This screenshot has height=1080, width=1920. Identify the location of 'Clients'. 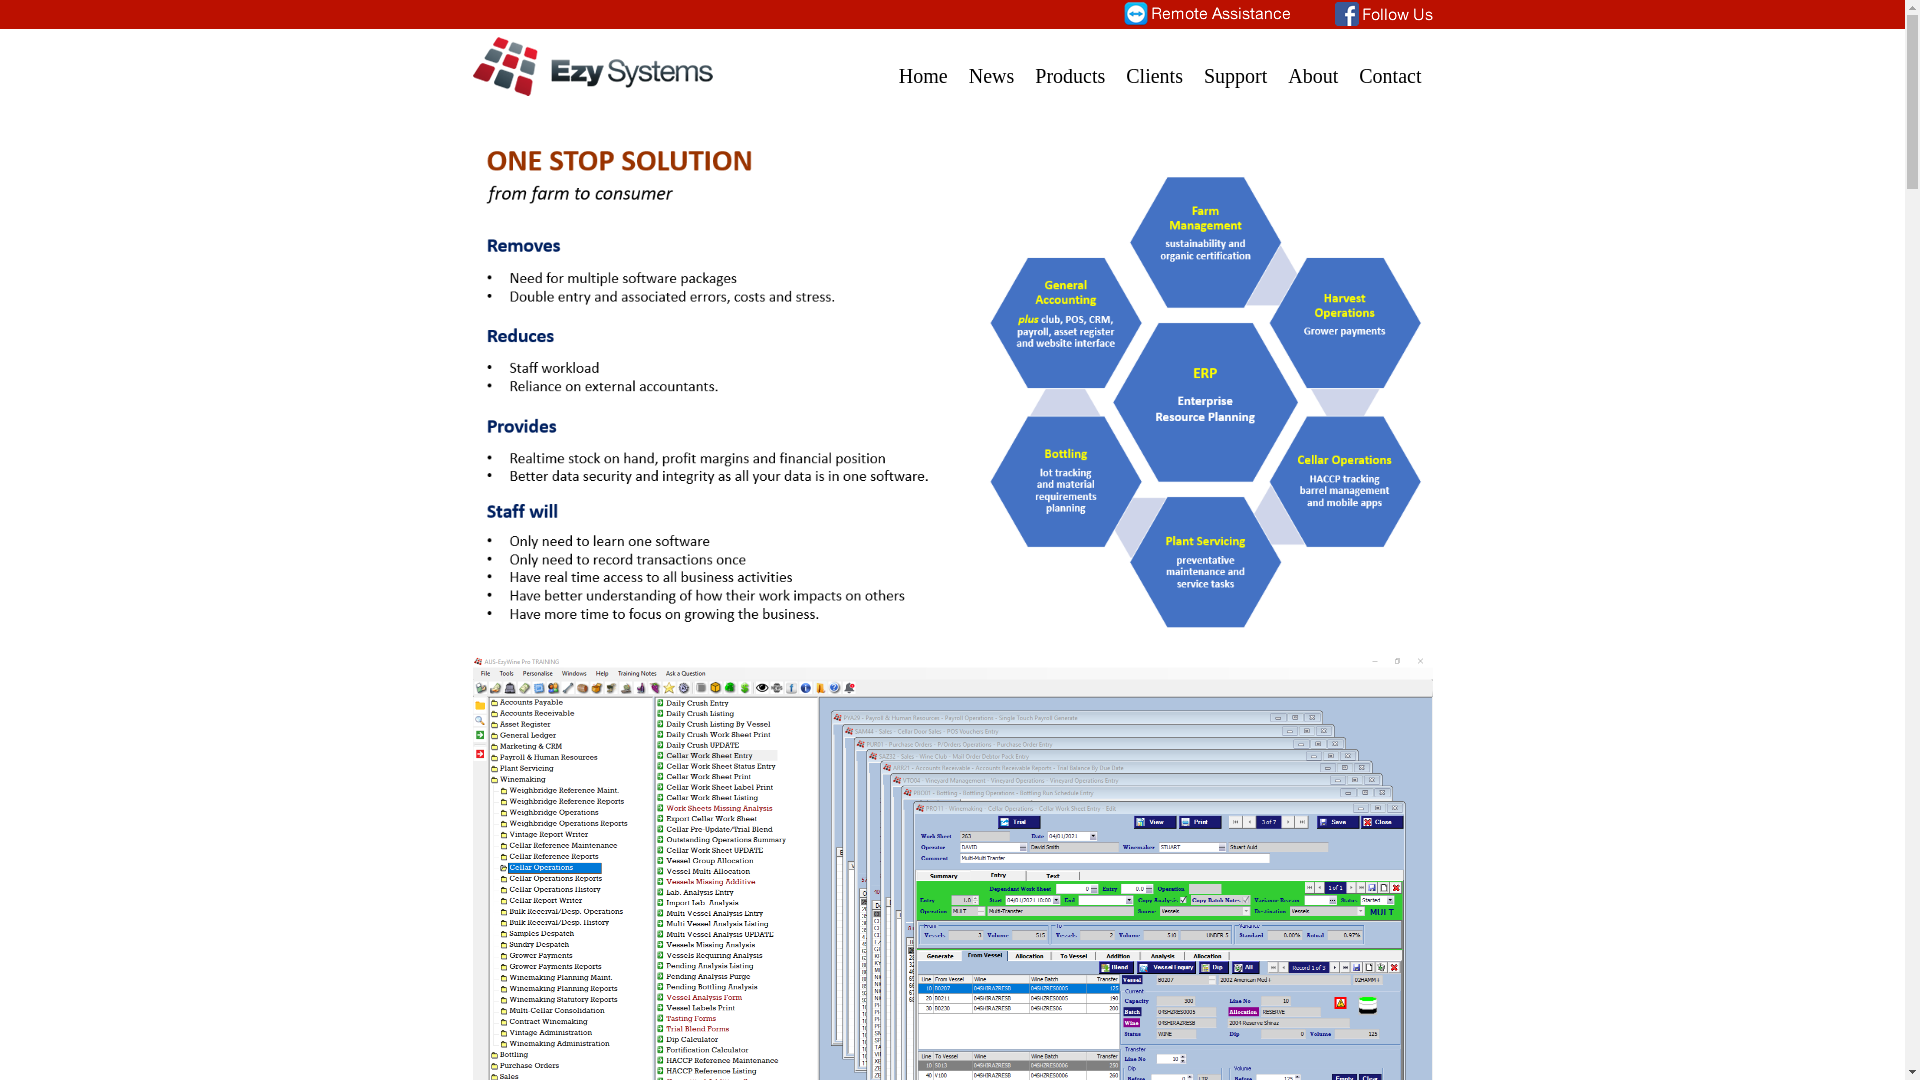
(1154, 63).